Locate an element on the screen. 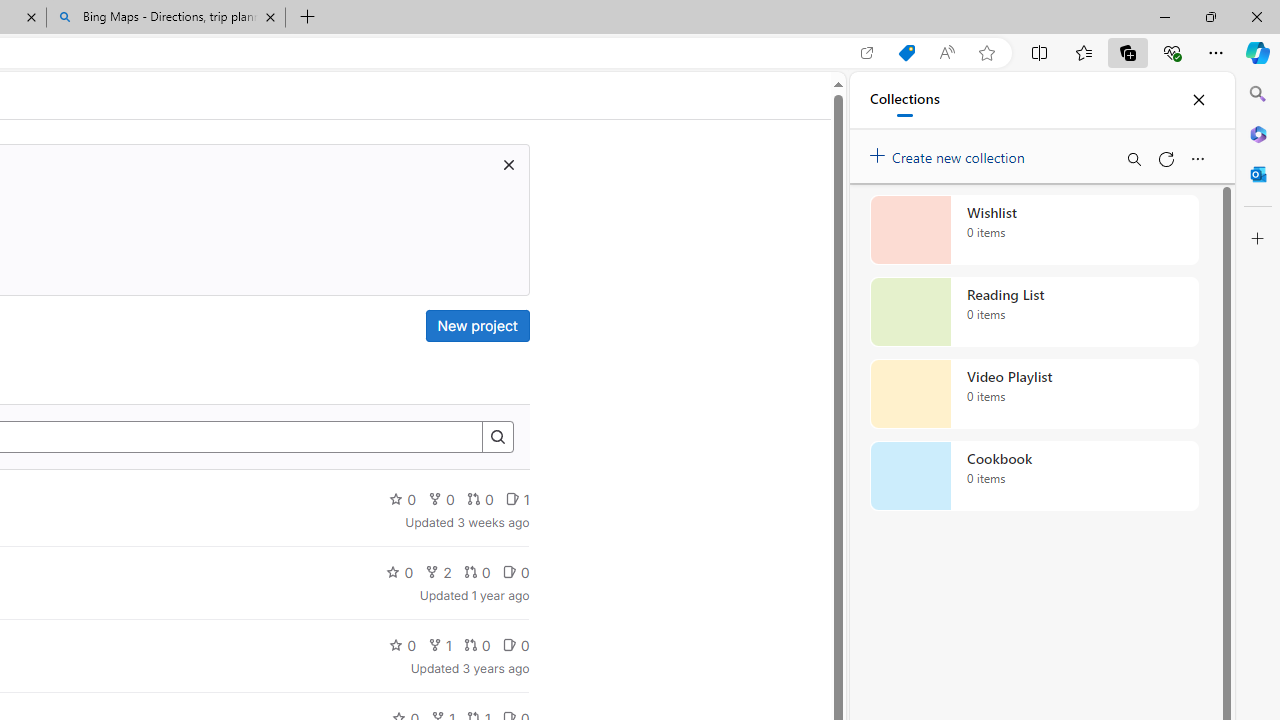  'Reading List collection, 0 items' is located at coordinates (1034, 312).